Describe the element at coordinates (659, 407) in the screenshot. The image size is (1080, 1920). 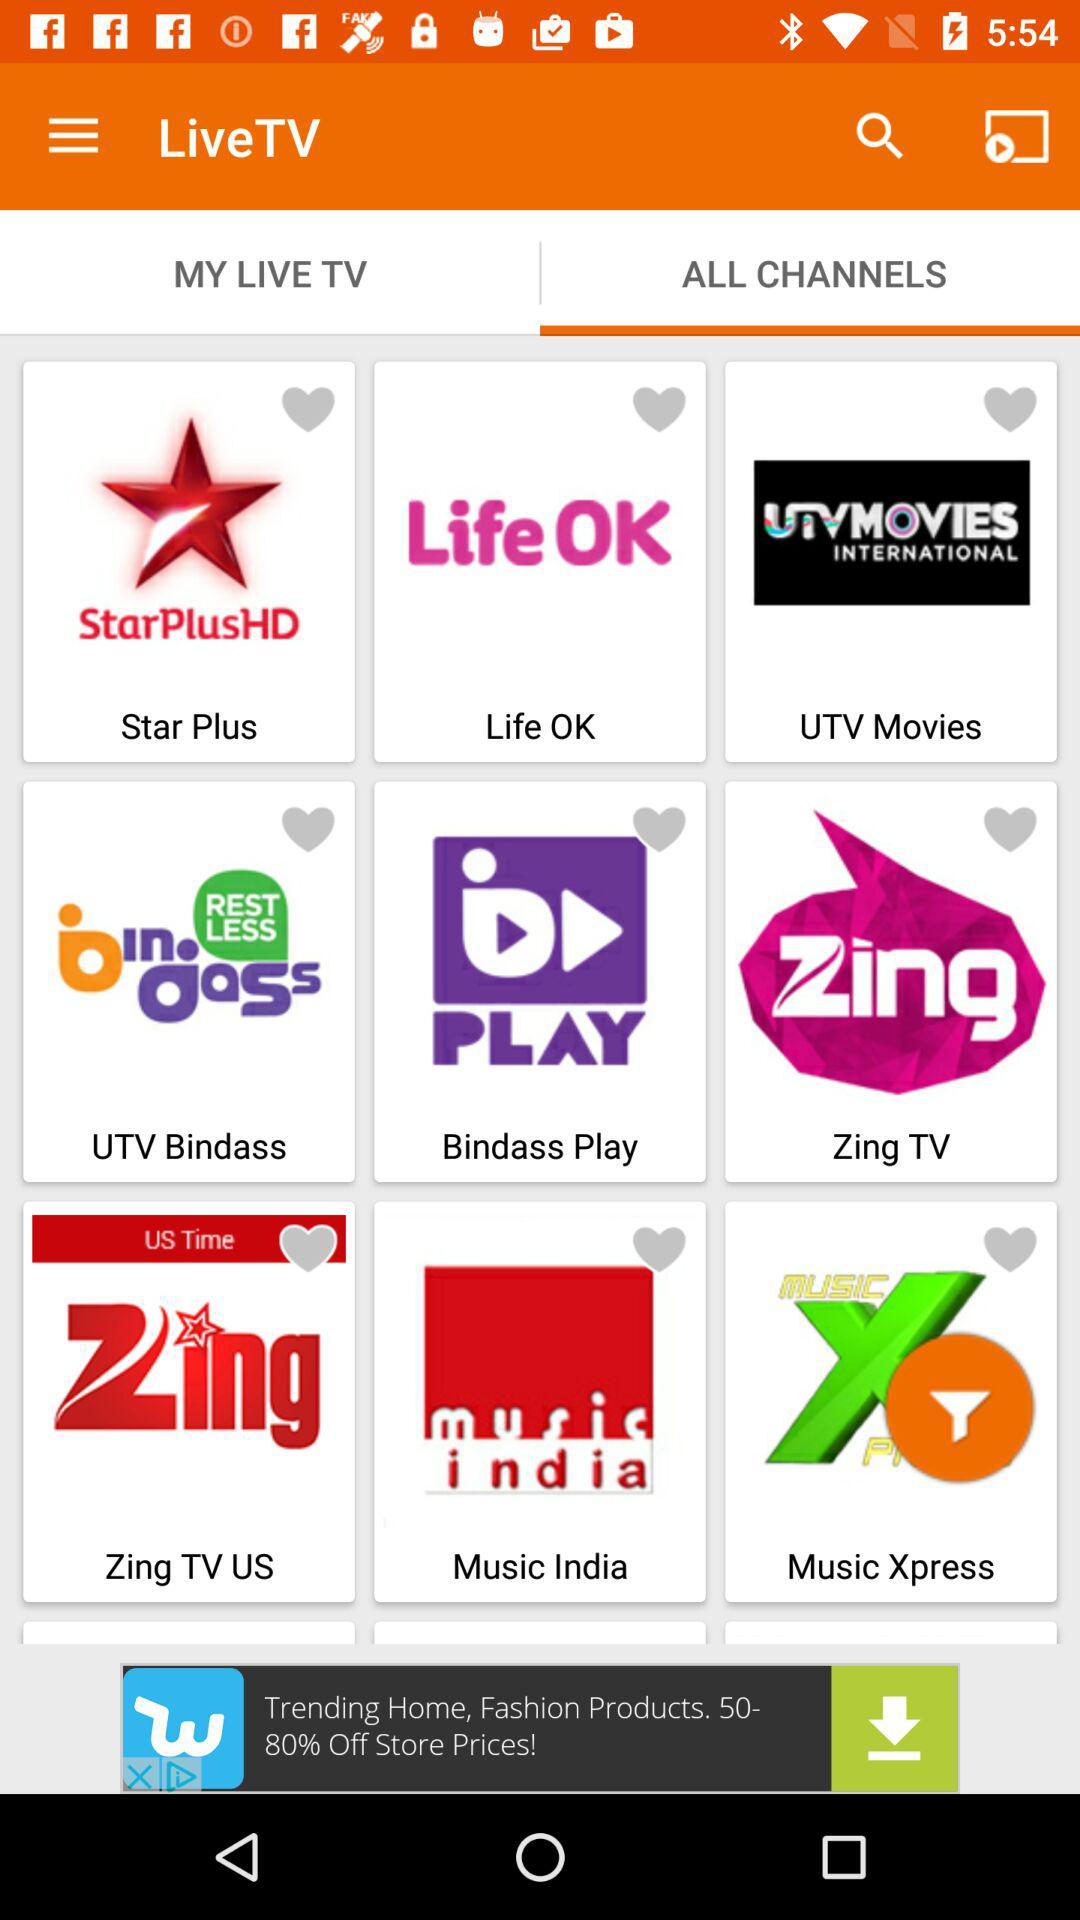
I see `to favourite` at that location.